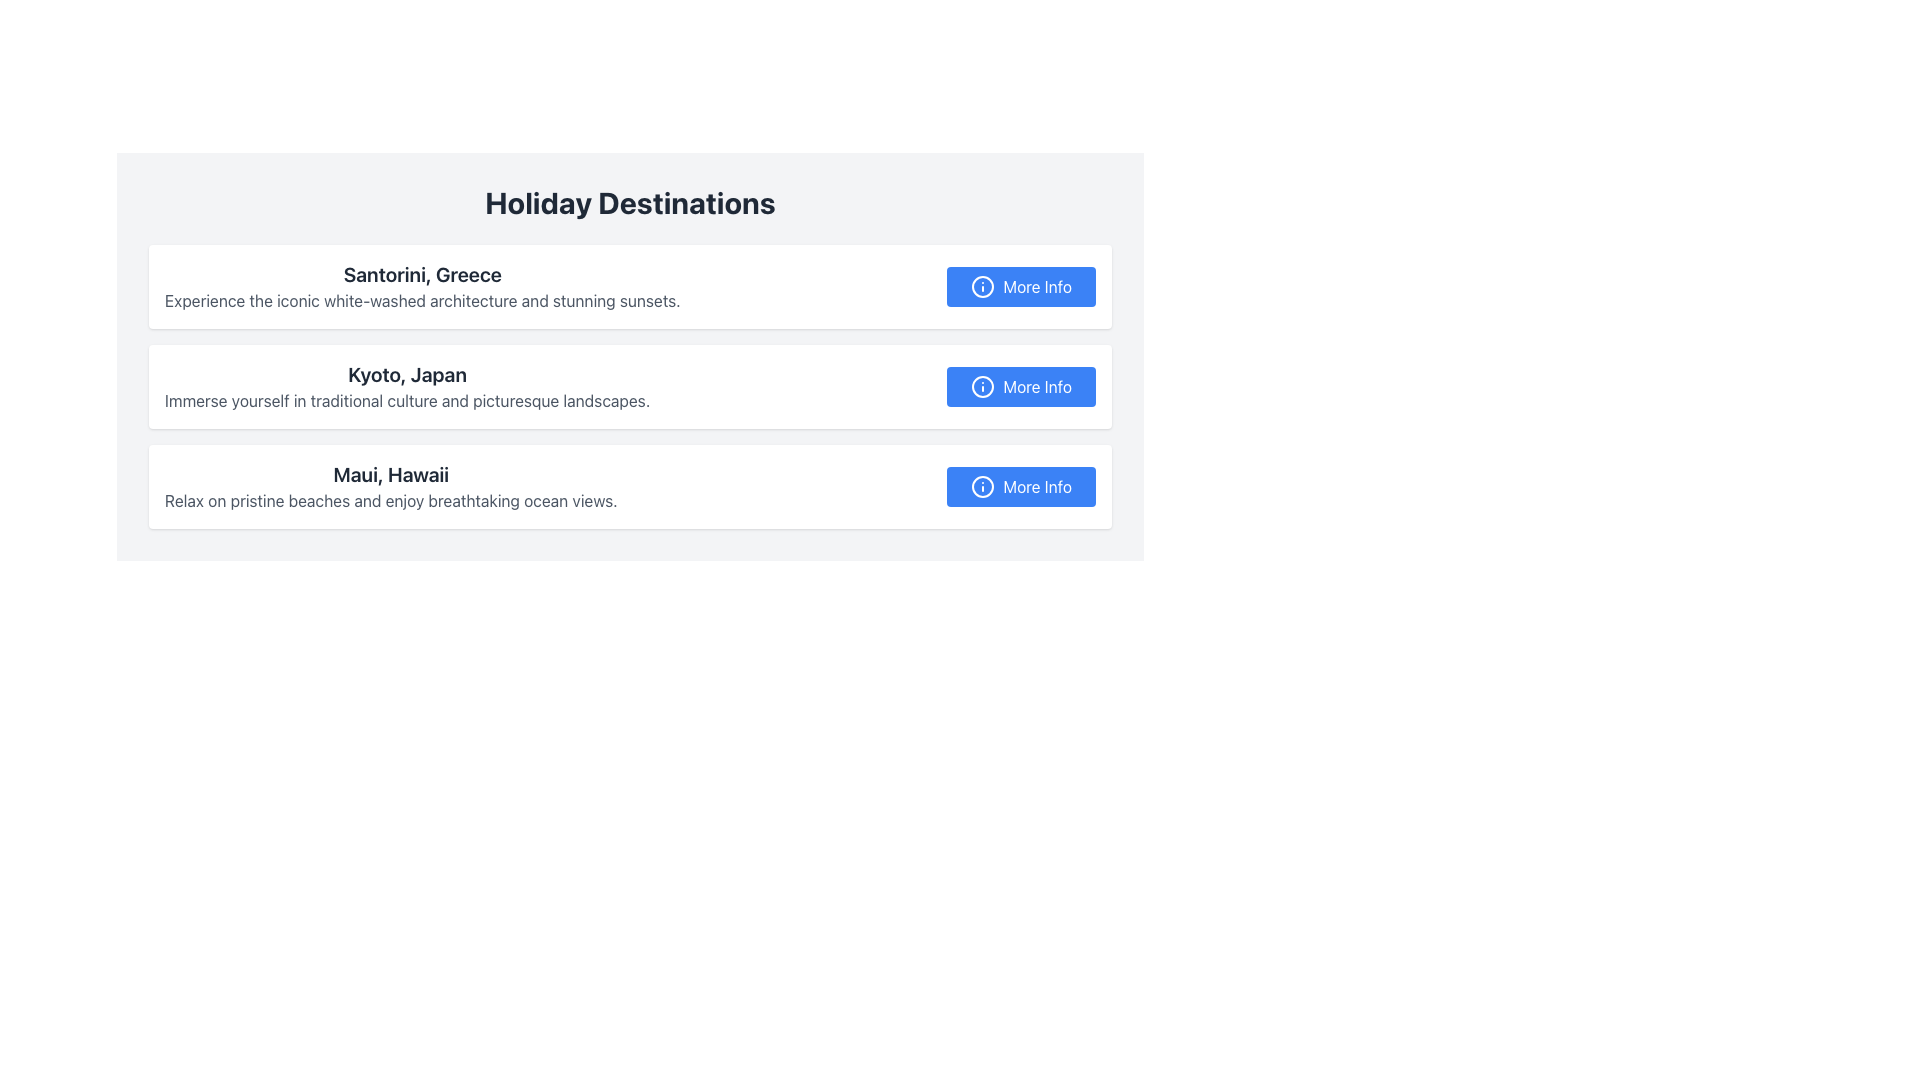  Describe the element at coordinates (983, 486) in the screenshot. I see `the circular 'More Info' icon located on the right side of the 'More Info' button for the 'Maui, Hawaii' destination` at that location.